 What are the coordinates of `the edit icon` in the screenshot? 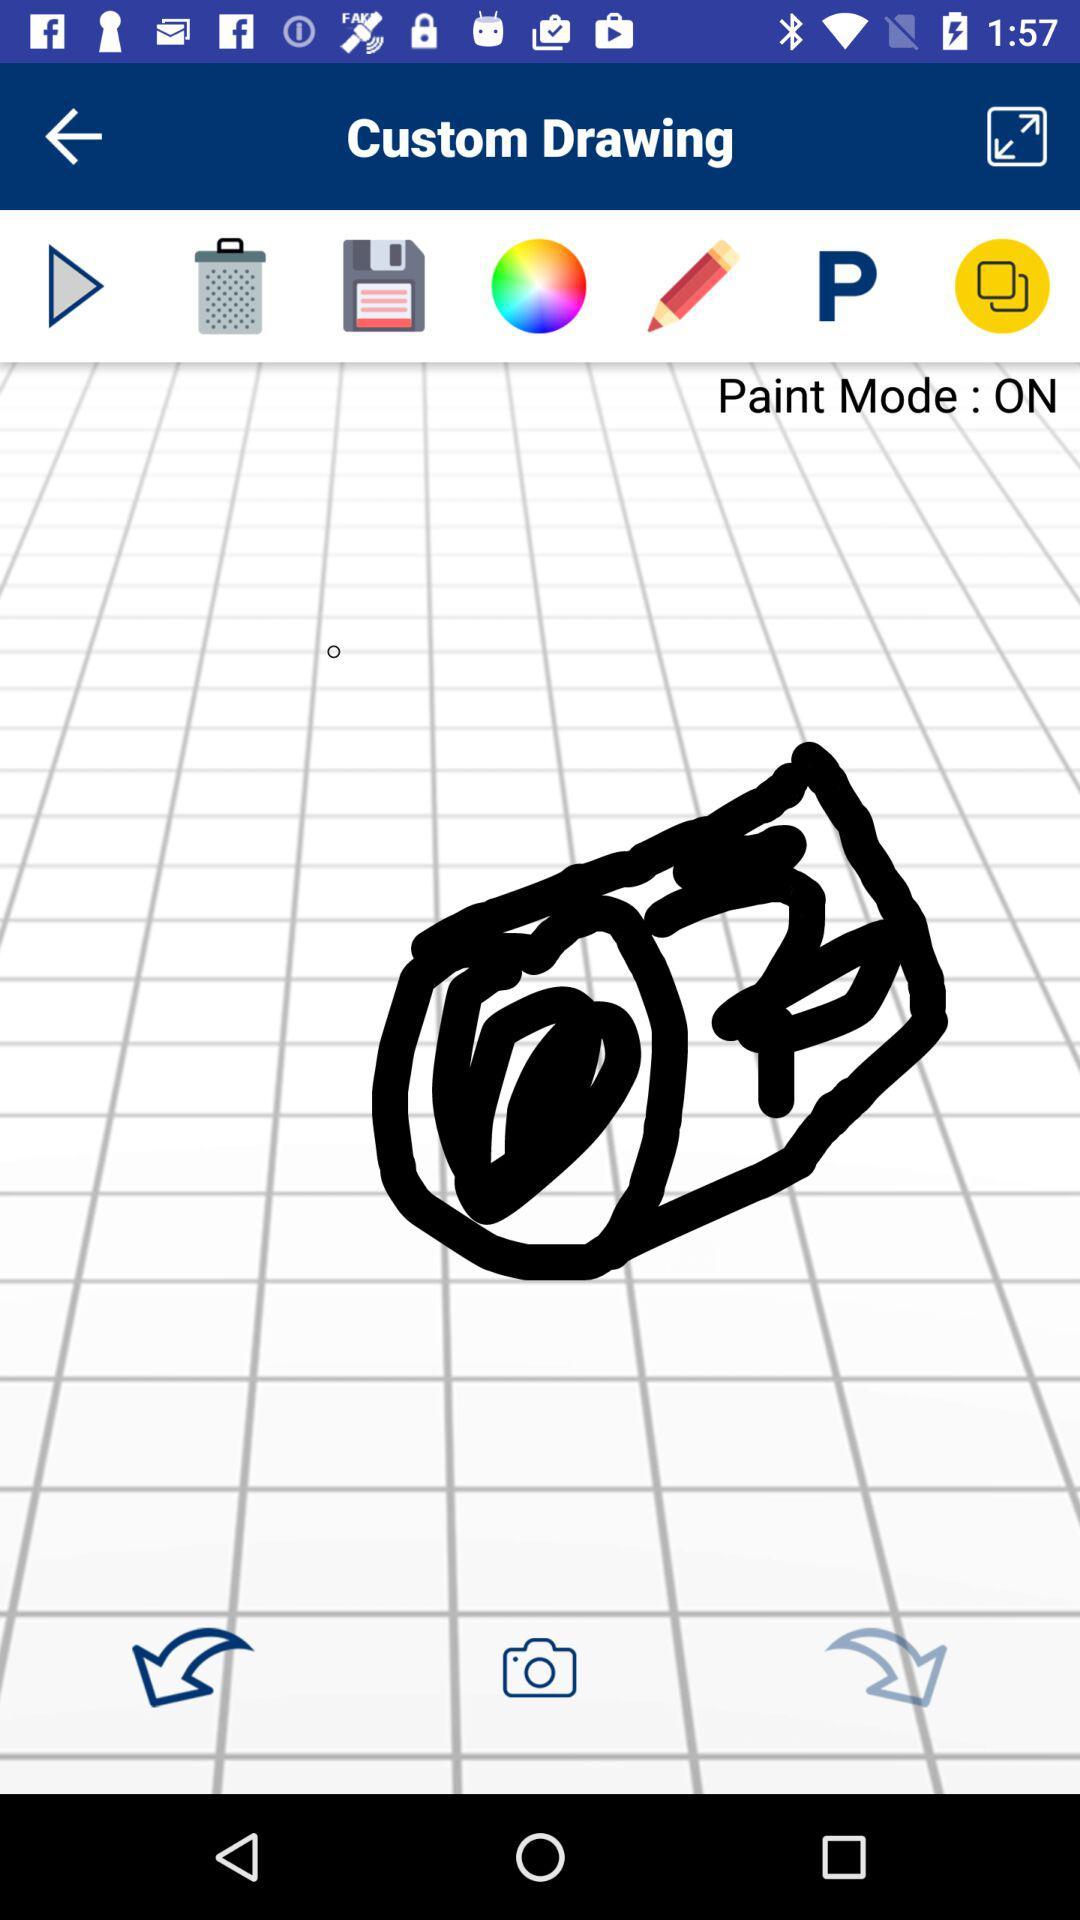 It's located at (692, 285).